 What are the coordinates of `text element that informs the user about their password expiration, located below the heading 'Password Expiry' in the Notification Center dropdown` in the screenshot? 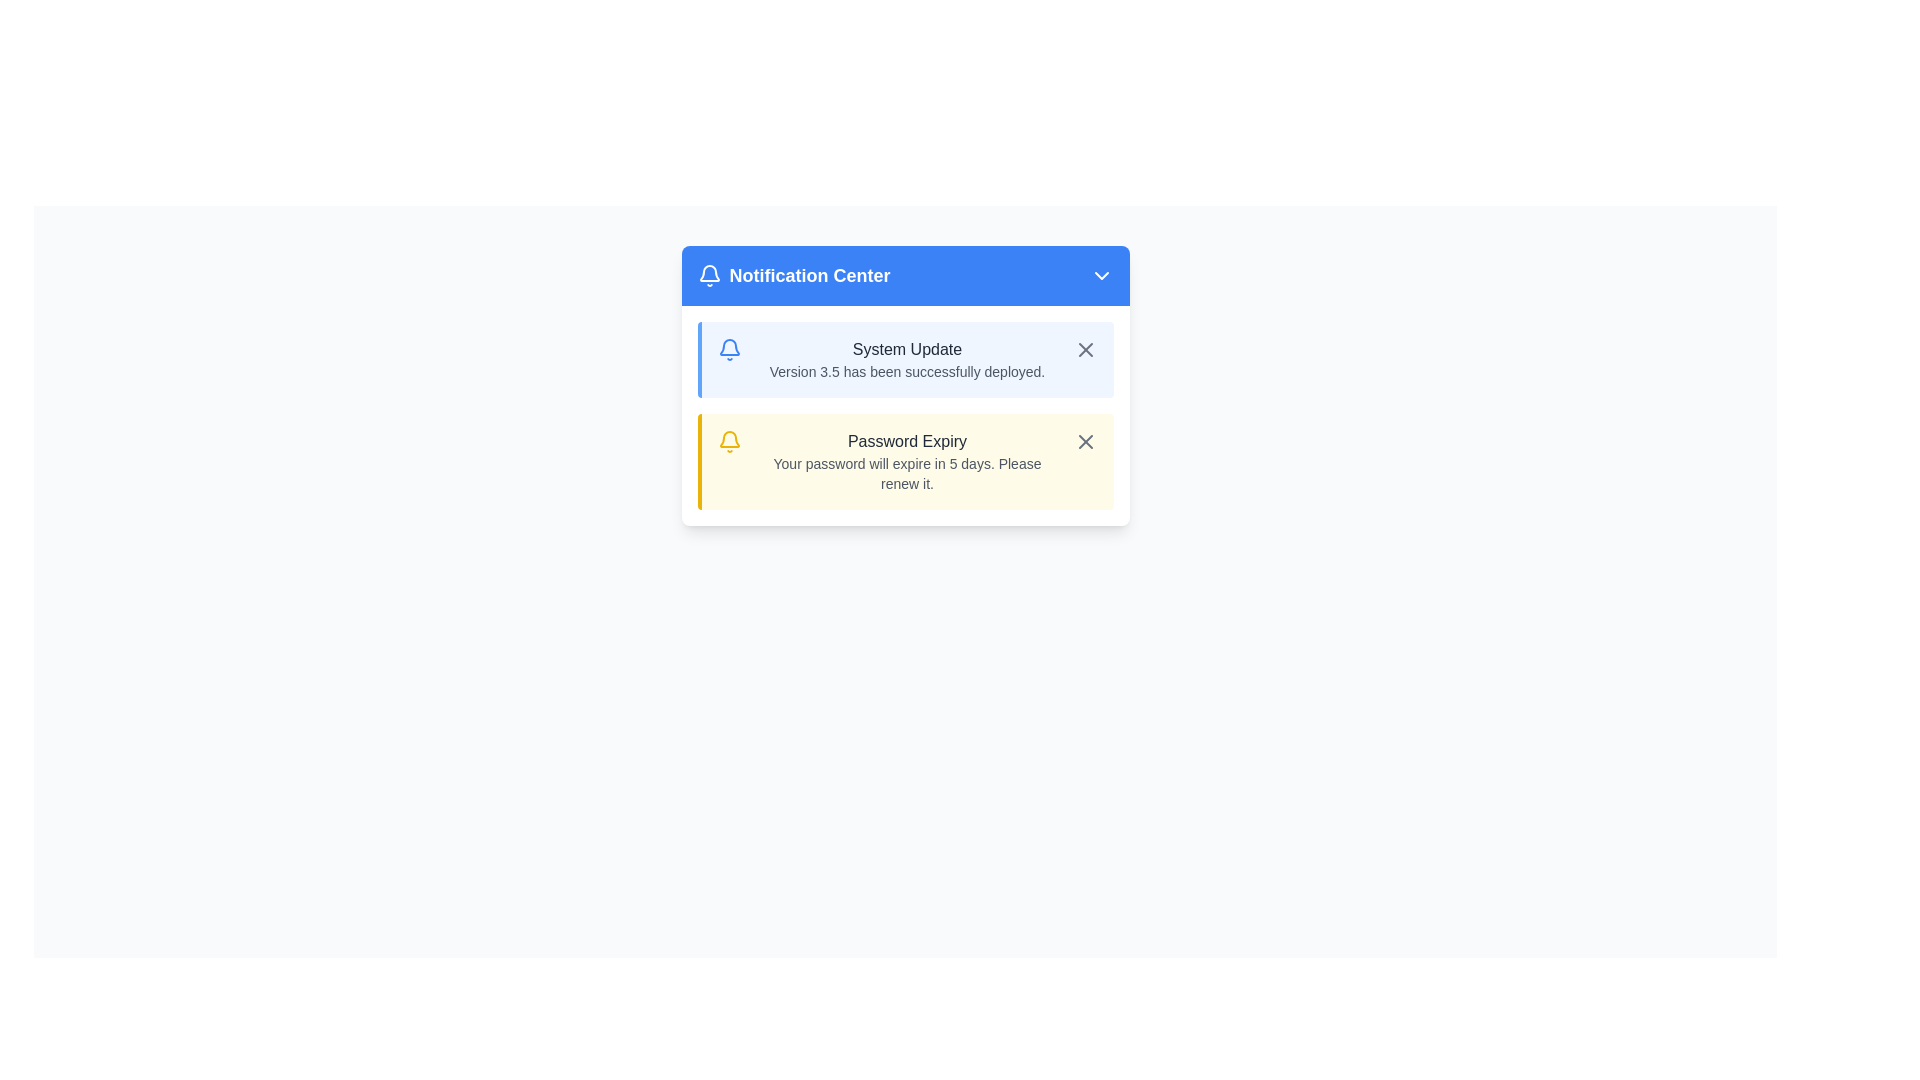 It's located at (906, 474).